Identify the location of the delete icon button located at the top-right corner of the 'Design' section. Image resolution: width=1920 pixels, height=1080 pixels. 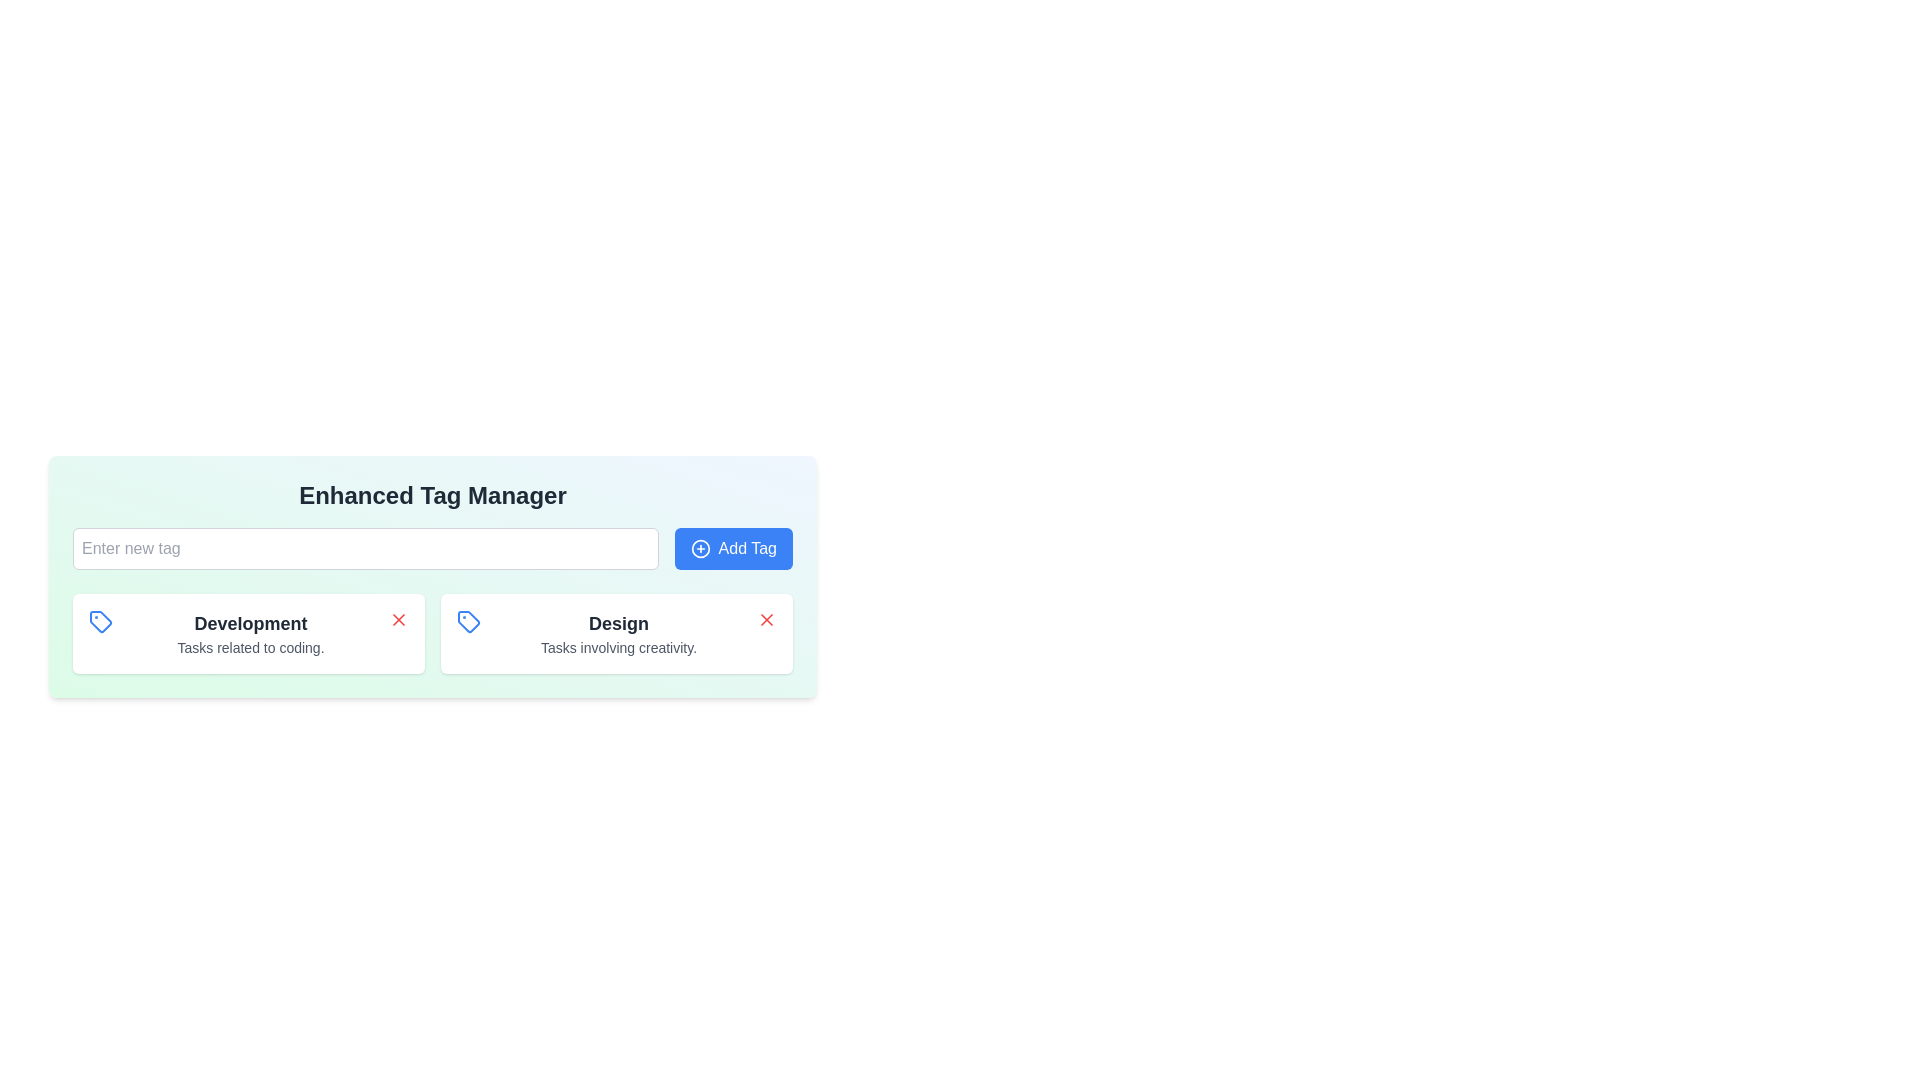
(766, 619).